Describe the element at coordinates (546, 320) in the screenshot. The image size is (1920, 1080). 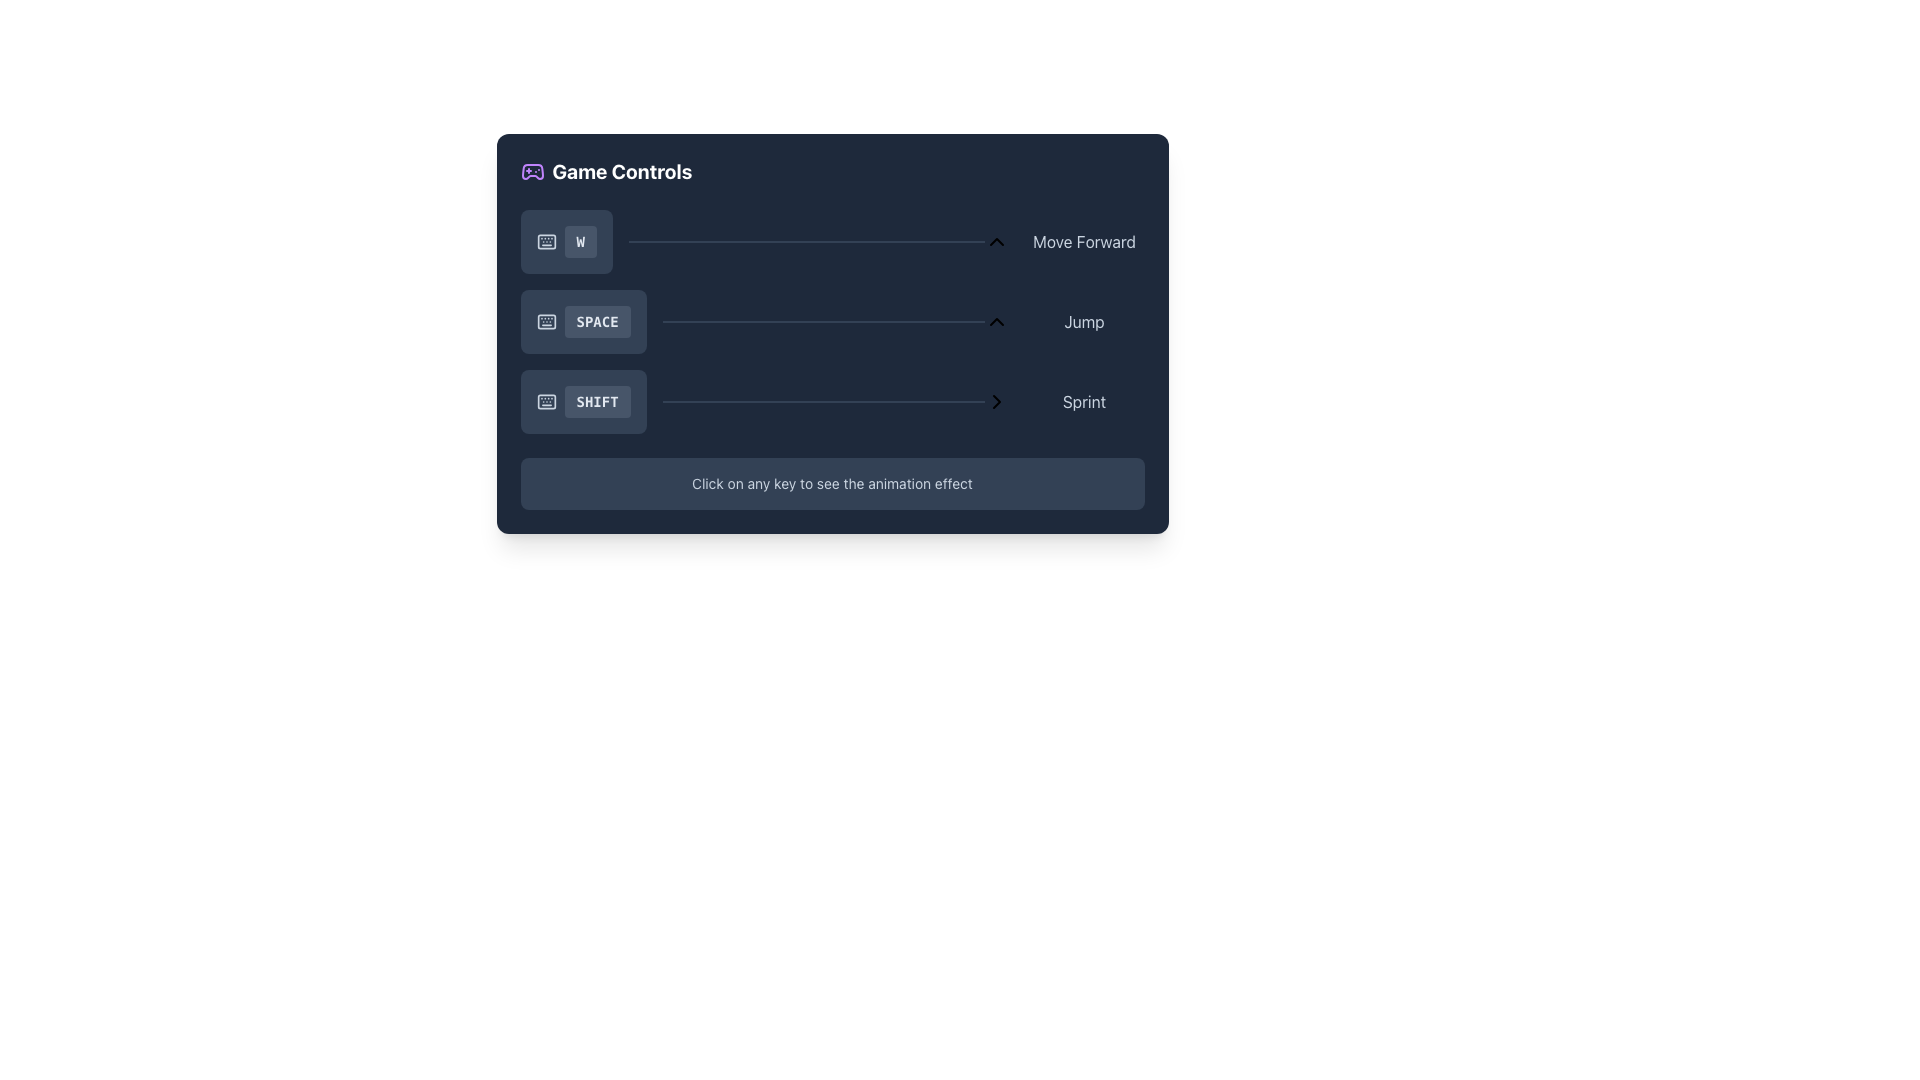
I see `the SVG Icon representing the spacebar key, which is located in the second row of controls and positioned to the left of the 'SPACE' label` at that location.